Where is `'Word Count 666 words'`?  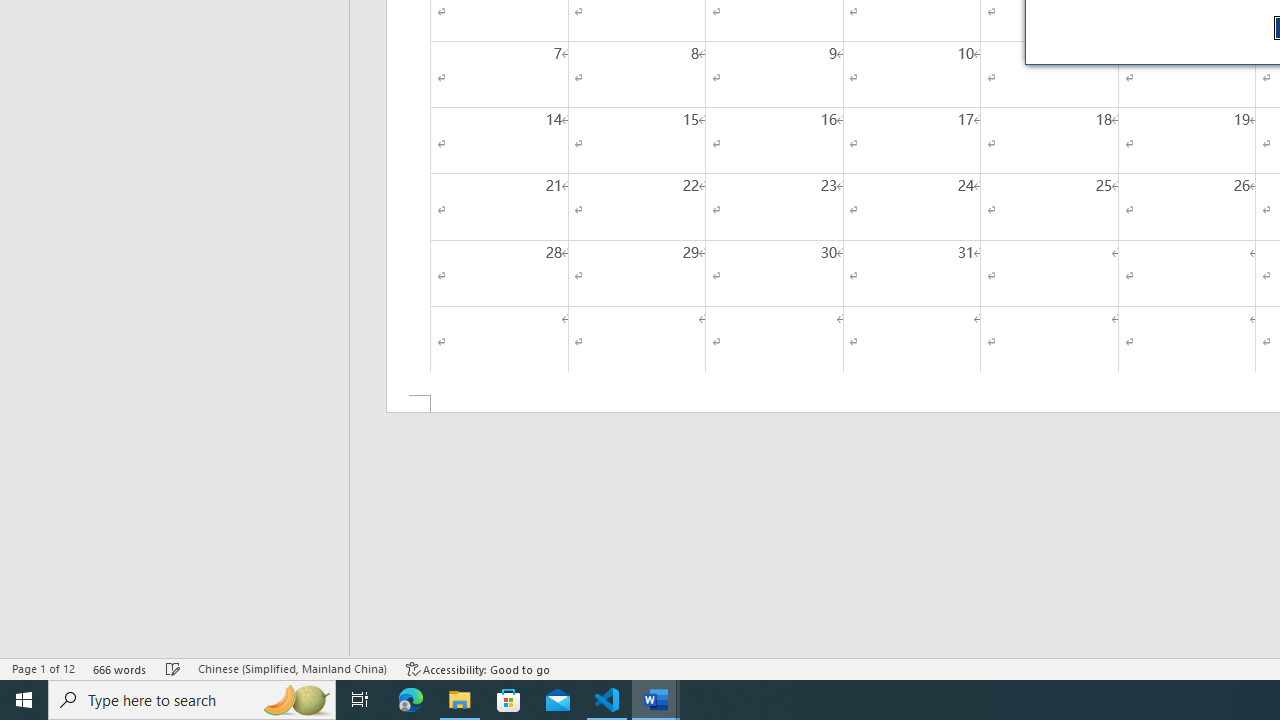
'Word Count 666 words' is located at coordinates (119, 669).